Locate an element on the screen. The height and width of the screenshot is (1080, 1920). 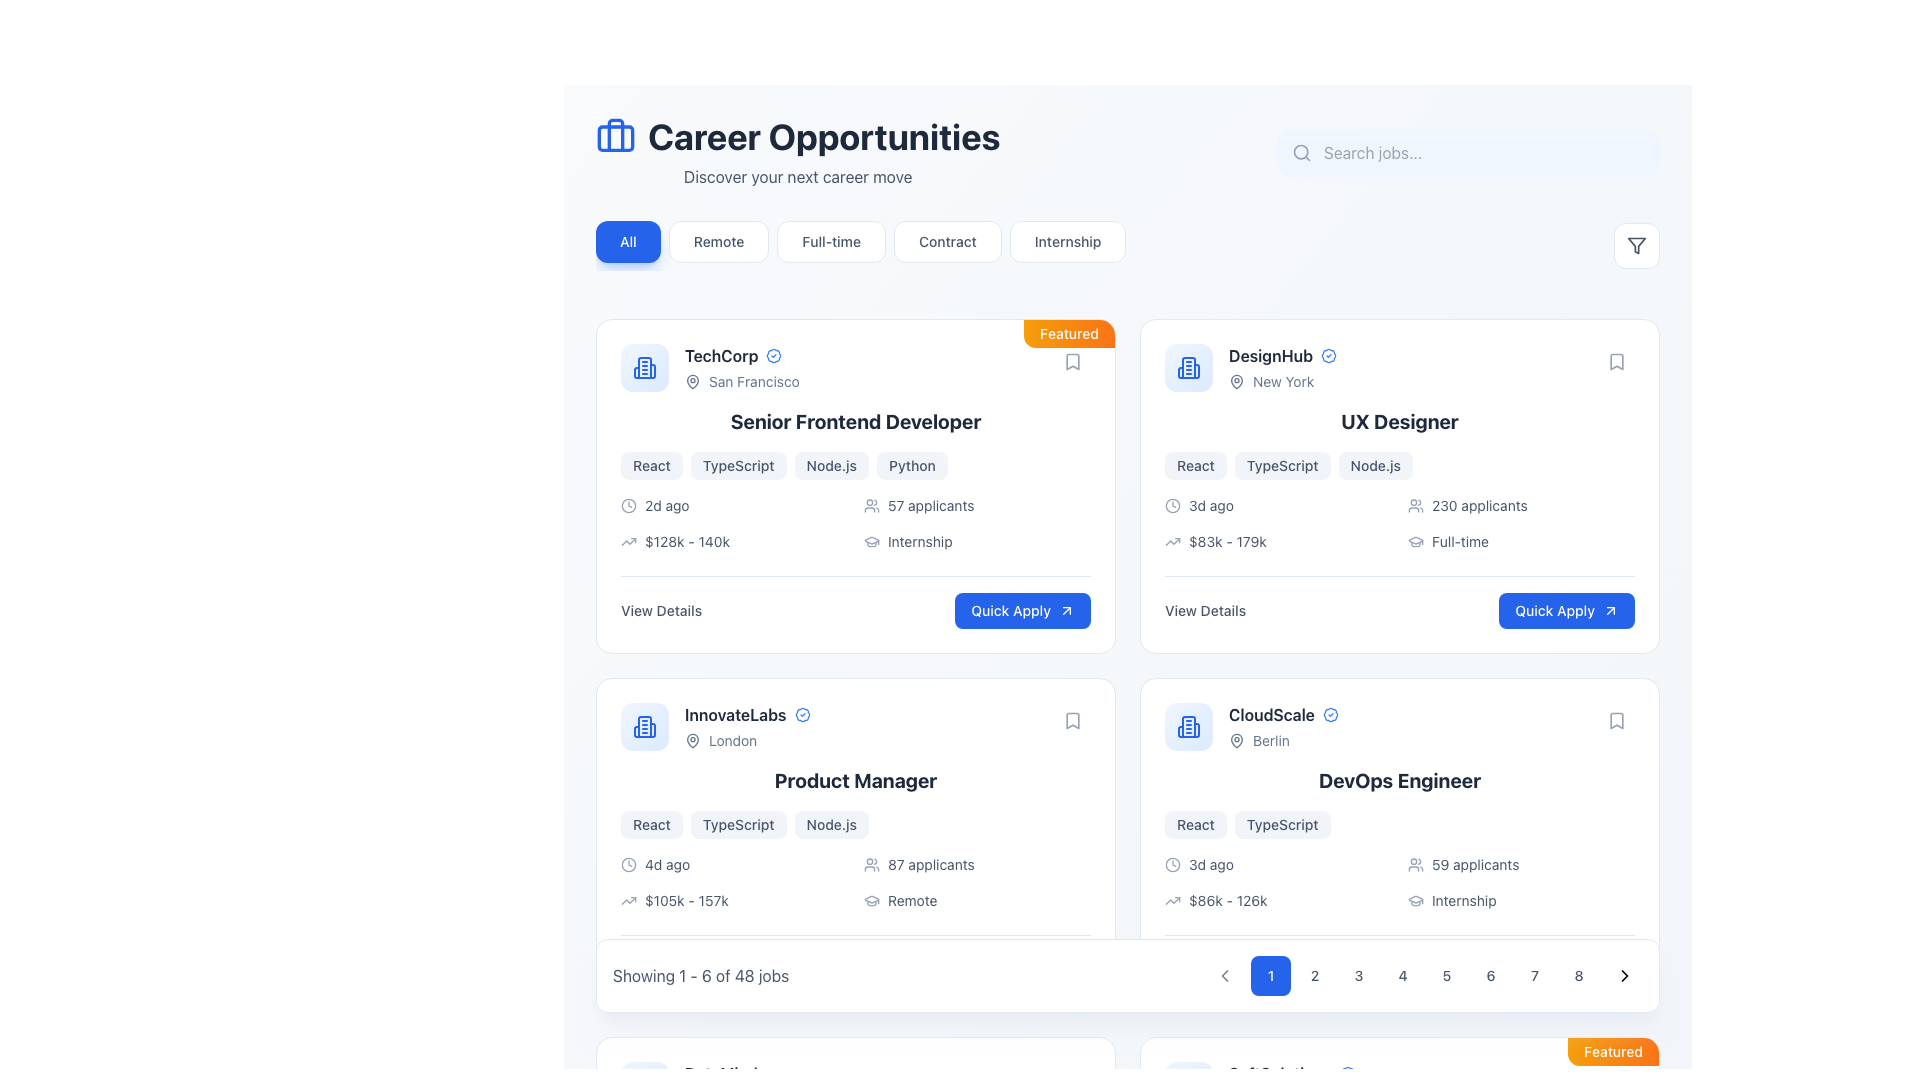
the fifth numeric pagination button marked as '5' is located at coordinates (1424, 974).